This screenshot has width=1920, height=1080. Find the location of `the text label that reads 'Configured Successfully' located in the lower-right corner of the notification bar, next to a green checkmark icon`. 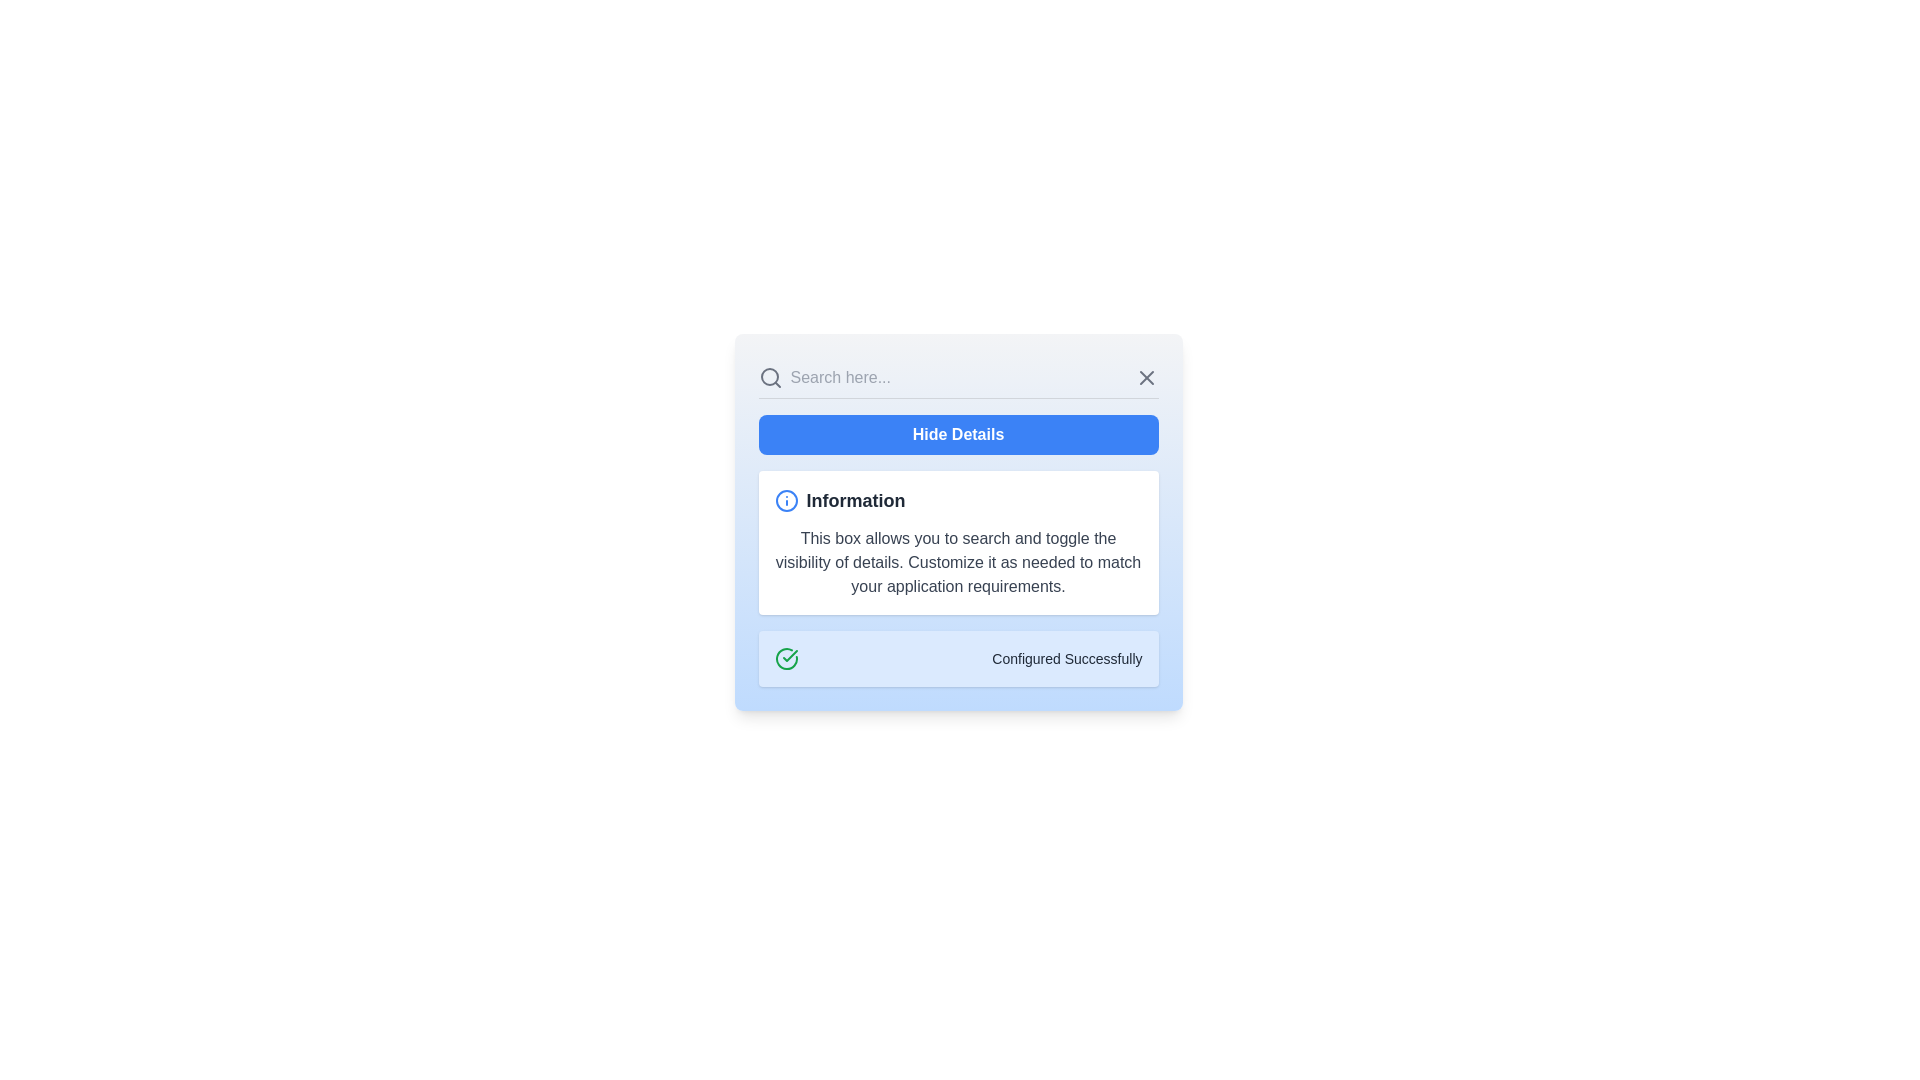

the text label that reads 'Configured Successfully' located in the lower-right corner of the notification bar, next to a green checkmark icon is located at coordinates (1066, 659).